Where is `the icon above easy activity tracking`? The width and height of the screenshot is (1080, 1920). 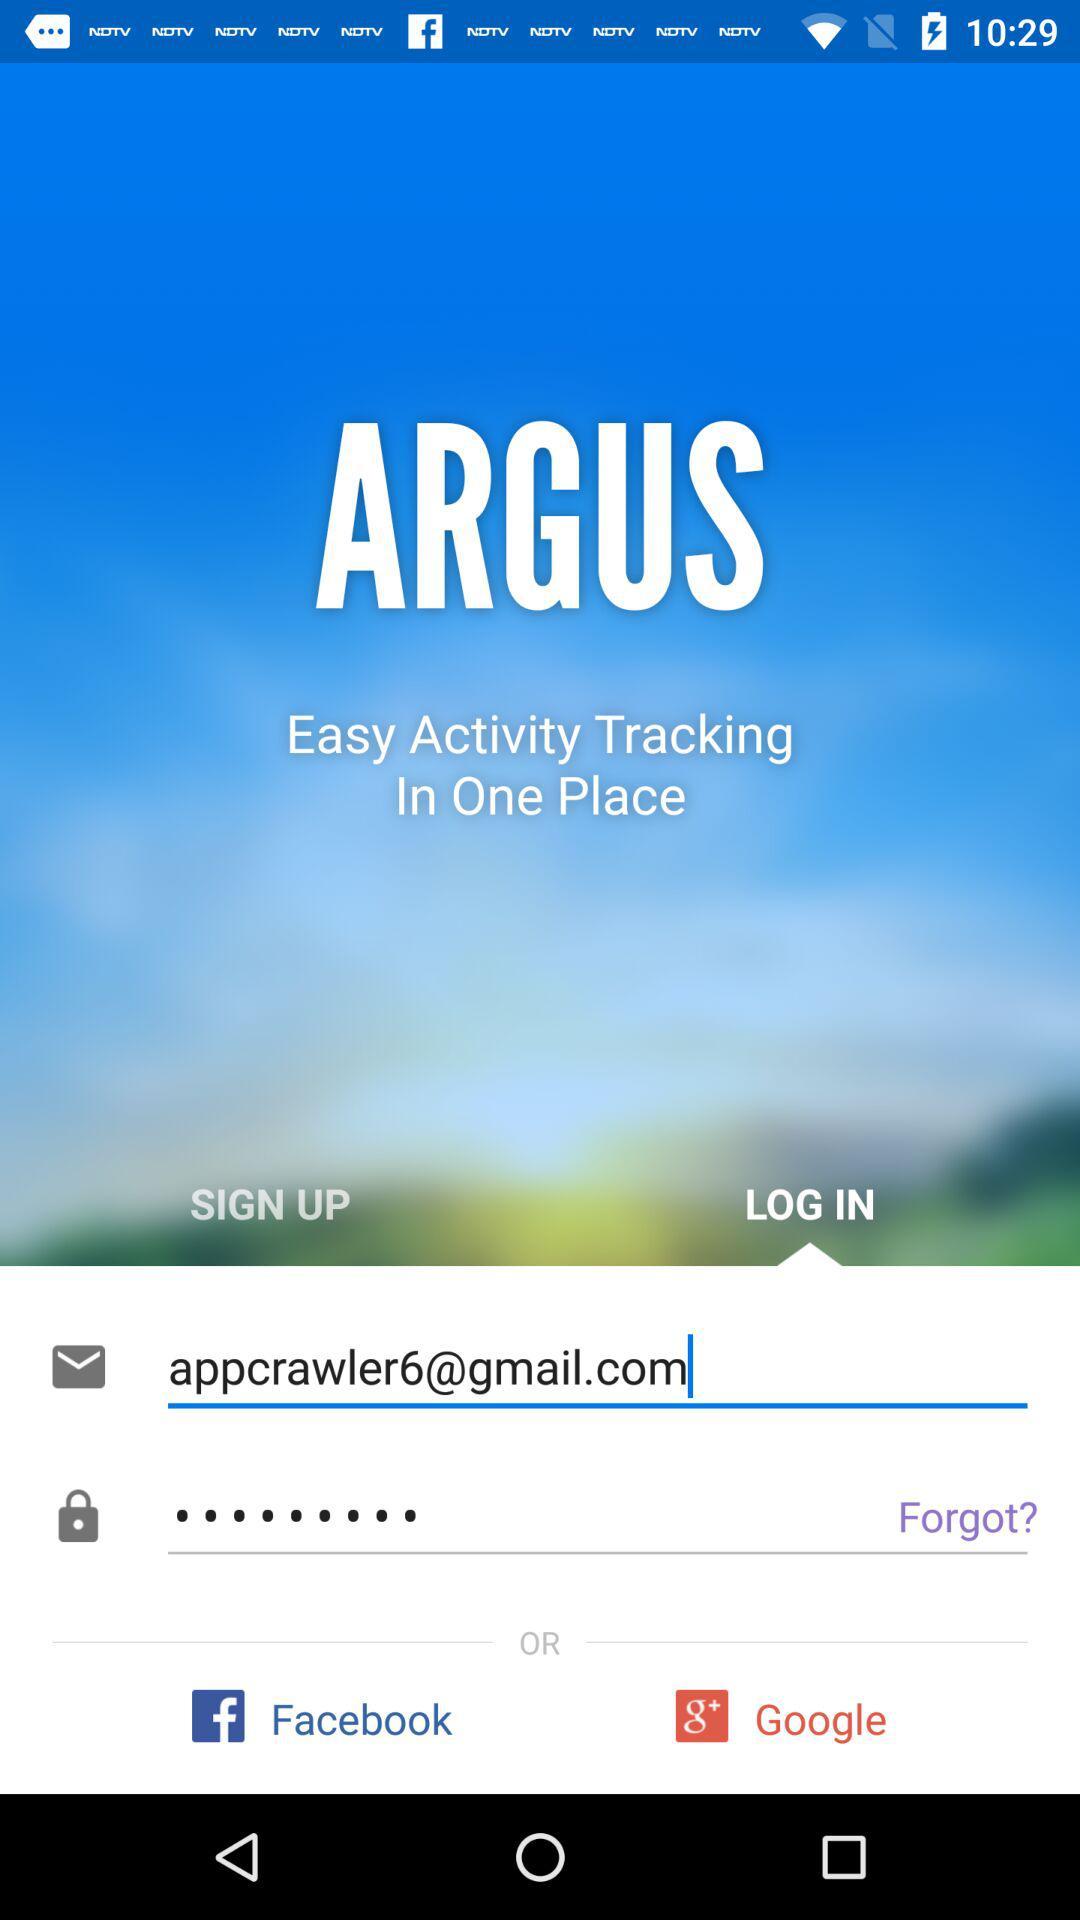 the icon above easy activity tracking is located at coordinates (540, 522).